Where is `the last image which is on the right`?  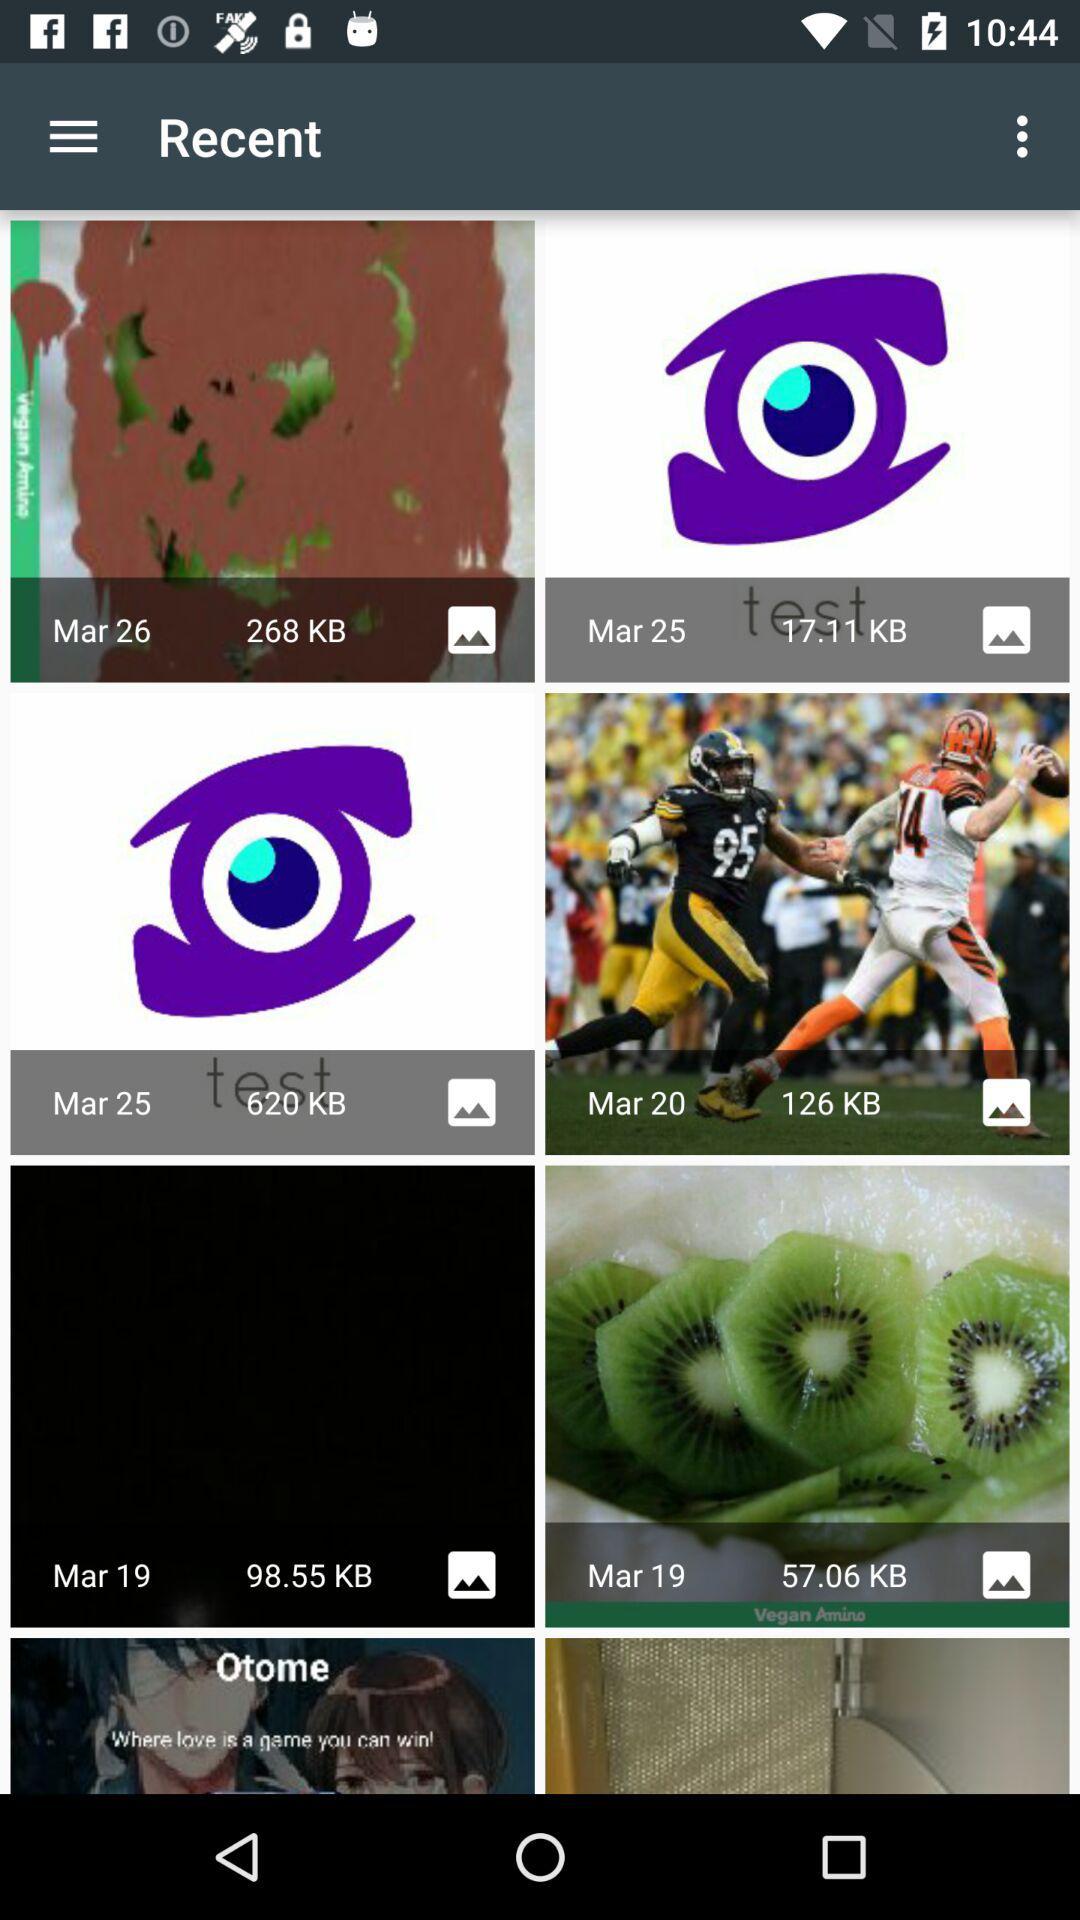 the last image which is on the right is located at coordinates (806, 1714).